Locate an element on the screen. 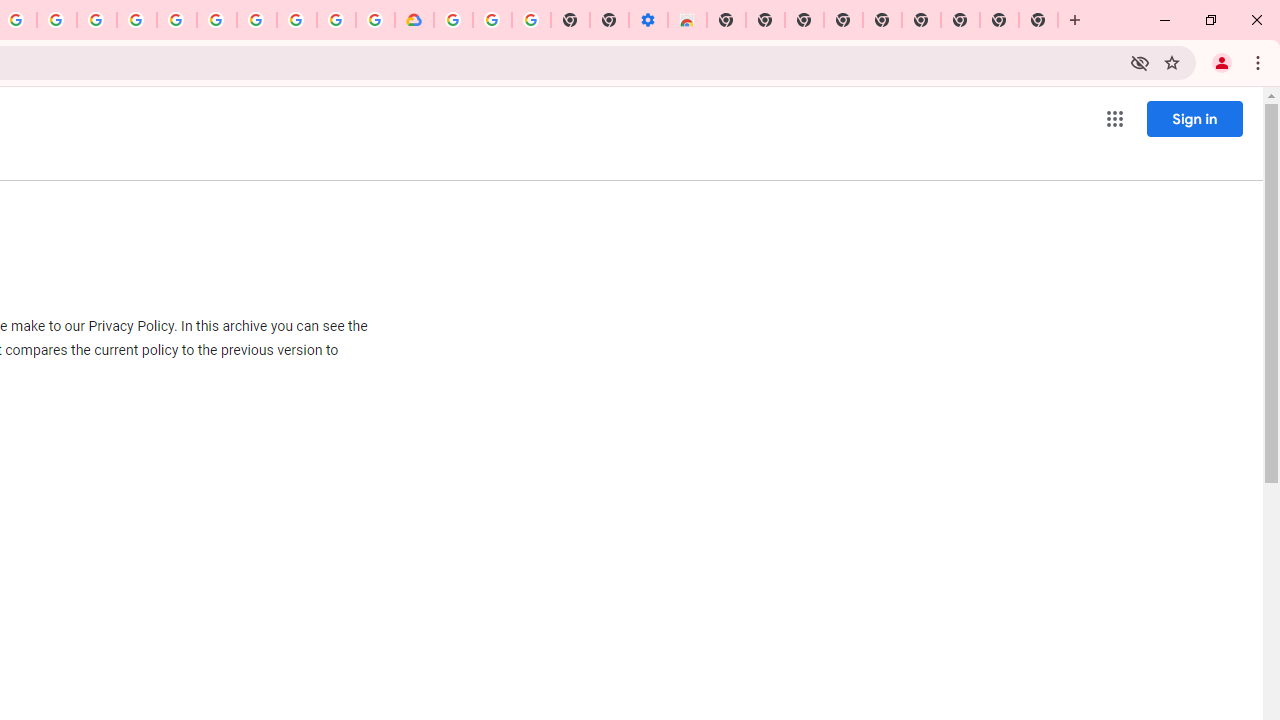  'Ad Settings' is located at coordinates (135, 20).